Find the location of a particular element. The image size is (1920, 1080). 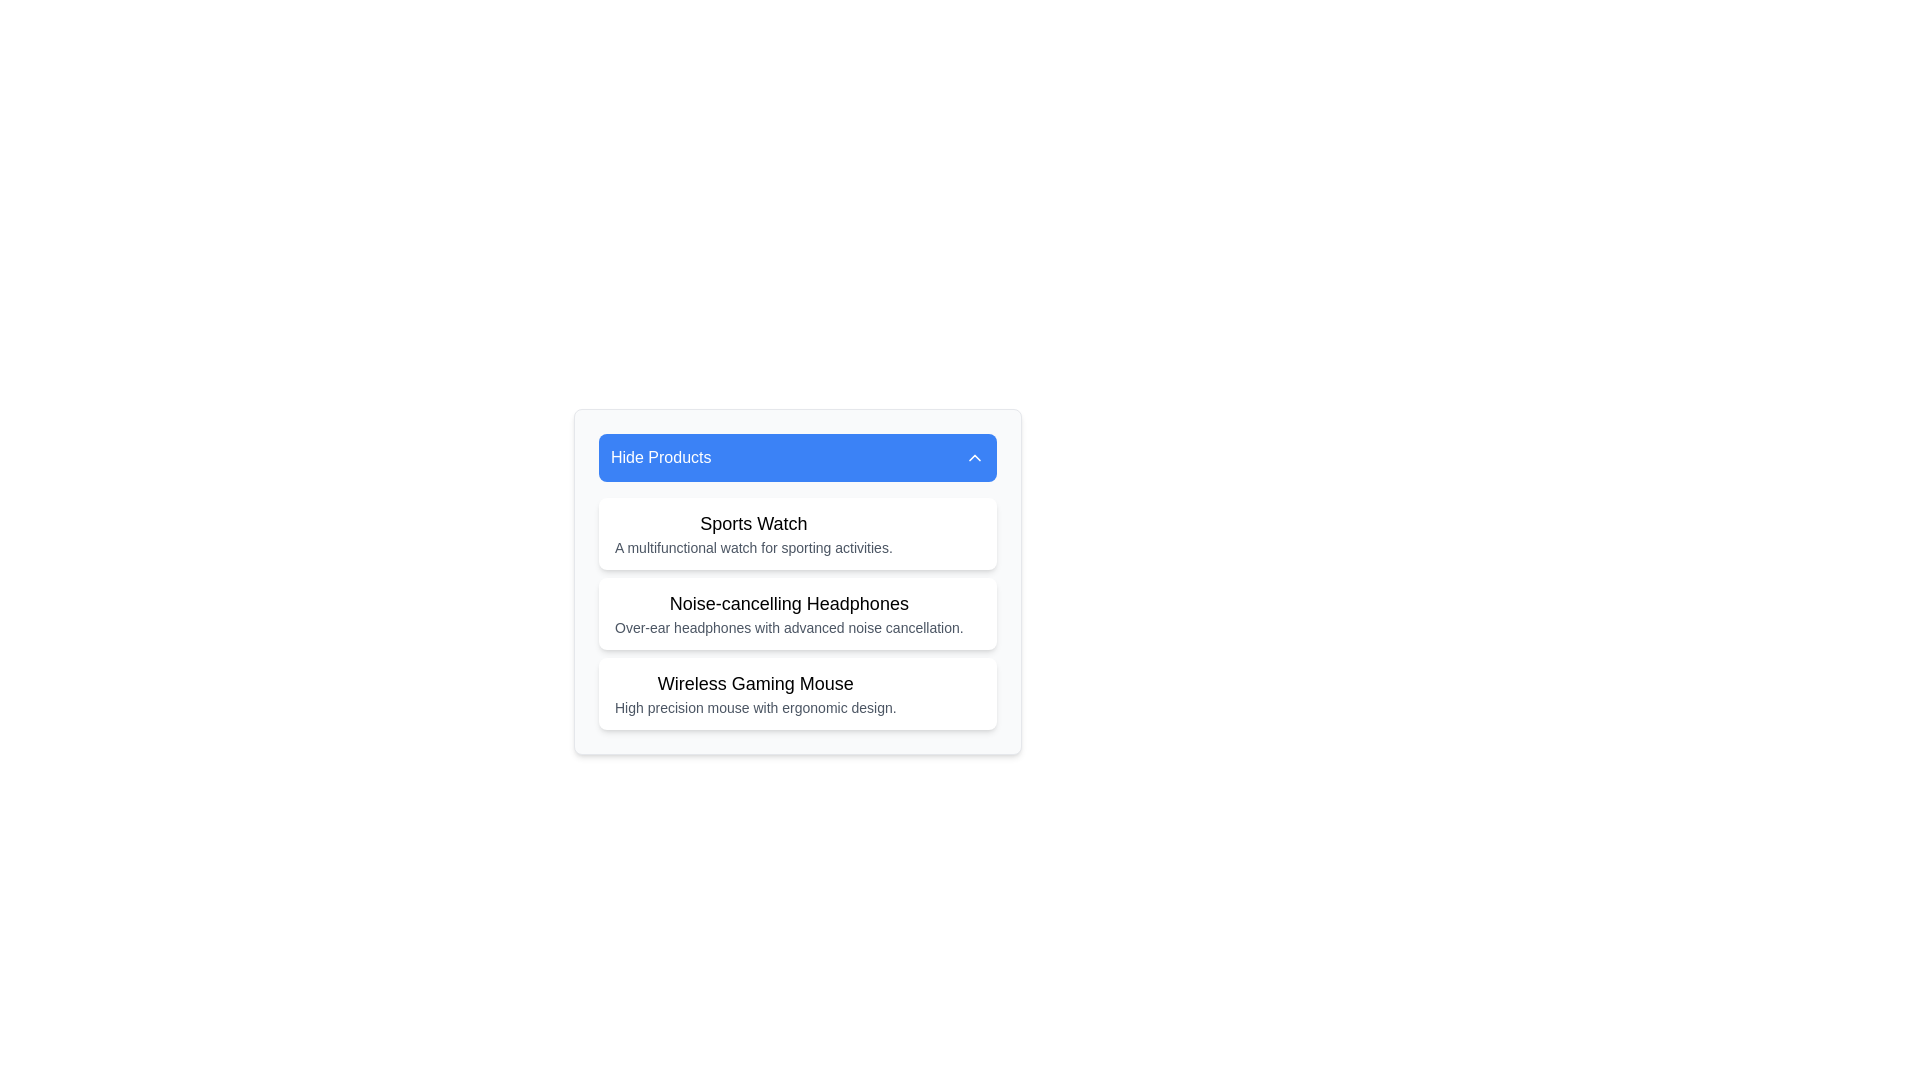

text element that displays 'High precision mouse with ergonomic design.', which is styled in light gray color and positioned below the 'Wireless Gaming Mouse' text is located at coordinates (754, 707).